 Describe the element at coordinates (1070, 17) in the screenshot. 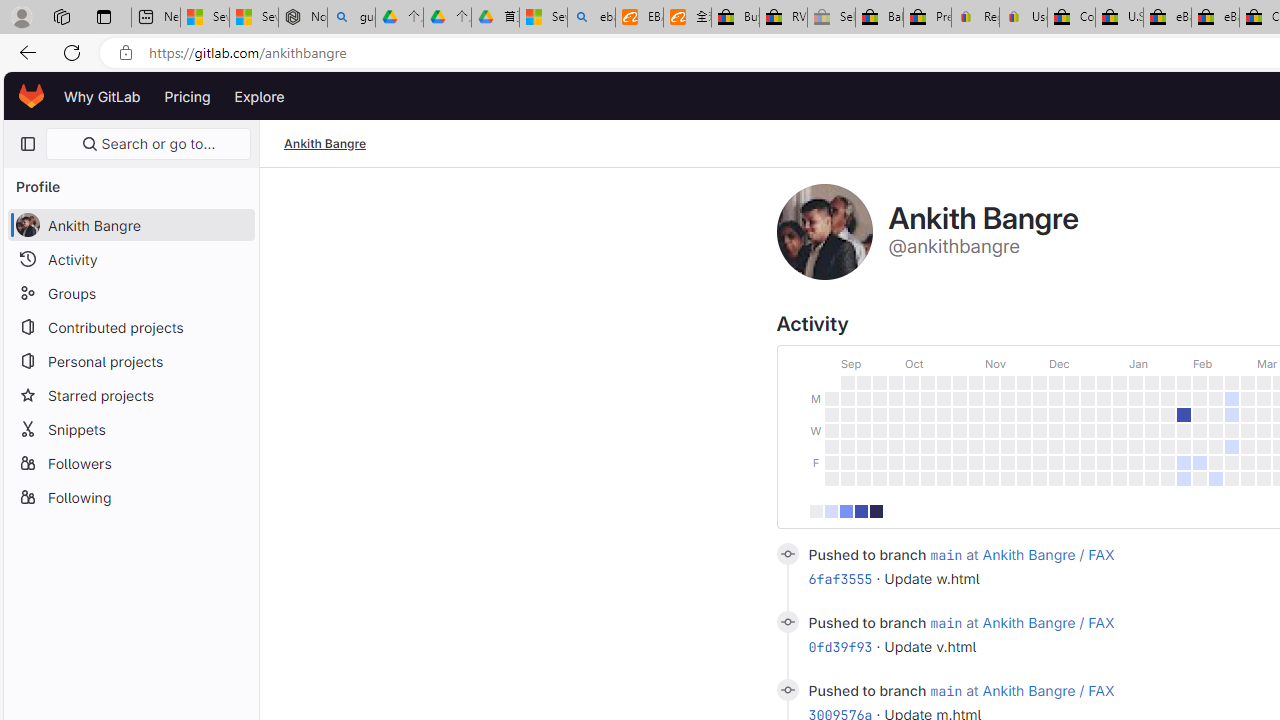

I see `'Consumer Health Data Privacy Policy - eBay Inc.'` at that location.